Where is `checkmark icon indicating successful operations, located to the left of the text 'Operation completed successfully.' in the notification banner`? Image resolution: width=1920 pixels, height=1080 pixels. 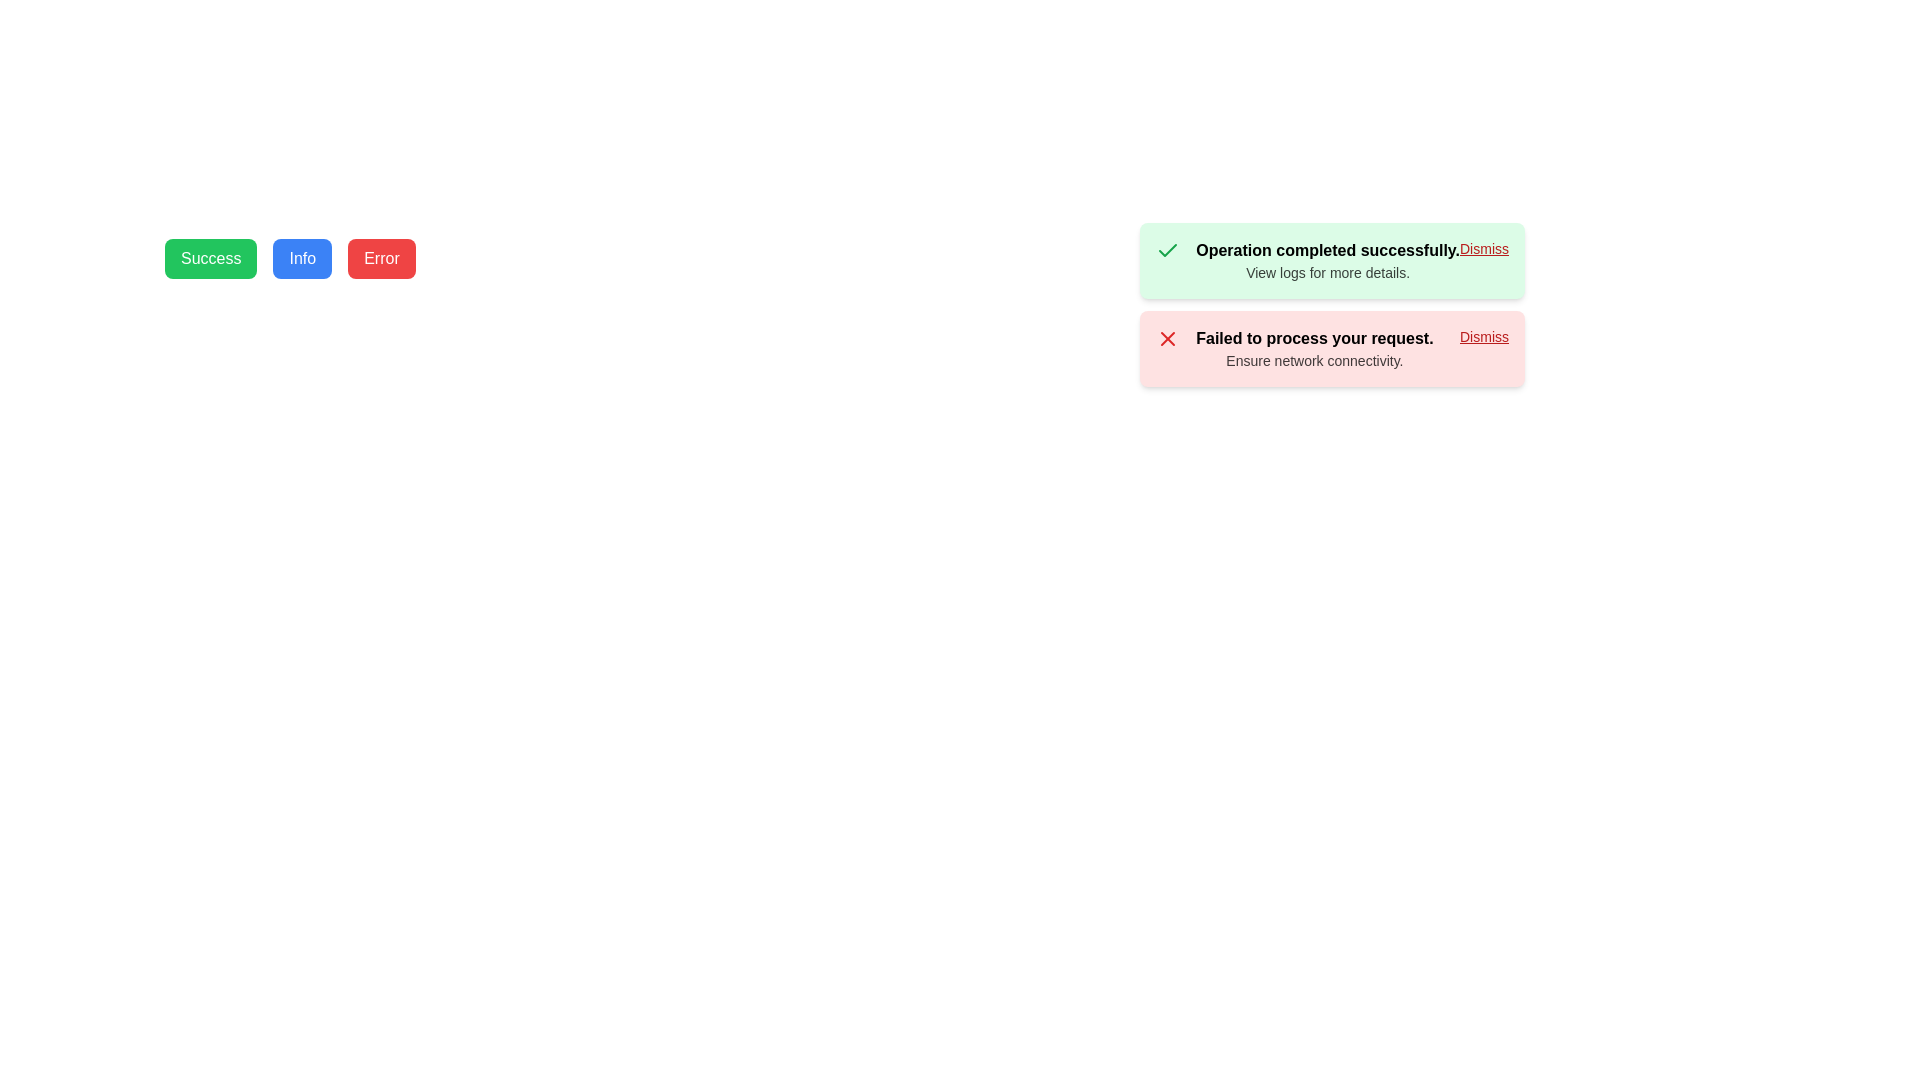 checkmark icon indicating successful operations, located to the left of the text 'Operation completed successfully.' in the notification banner is located at coordinates (1168, 249).